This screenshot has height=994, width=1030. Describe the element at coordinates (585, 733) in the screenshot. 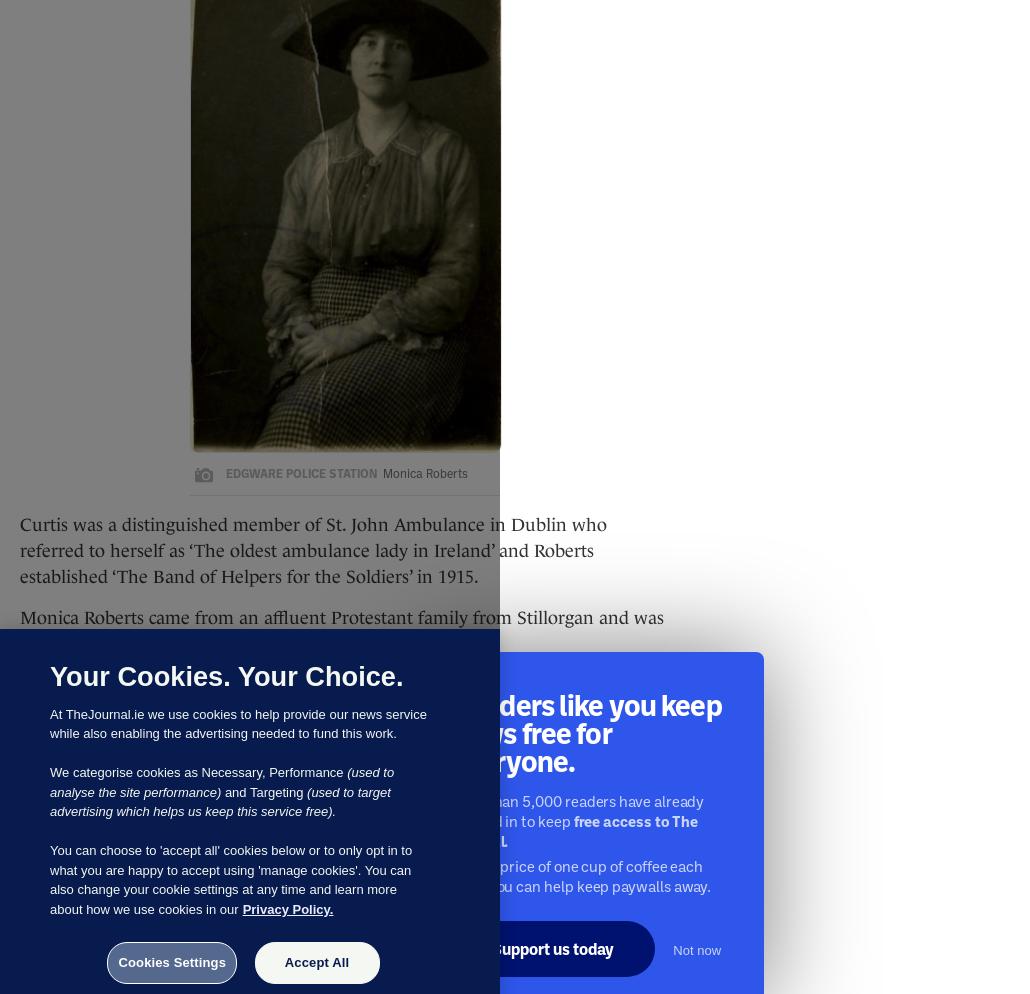

I see `'Readers like you keep news free for everyone.'` at that location.